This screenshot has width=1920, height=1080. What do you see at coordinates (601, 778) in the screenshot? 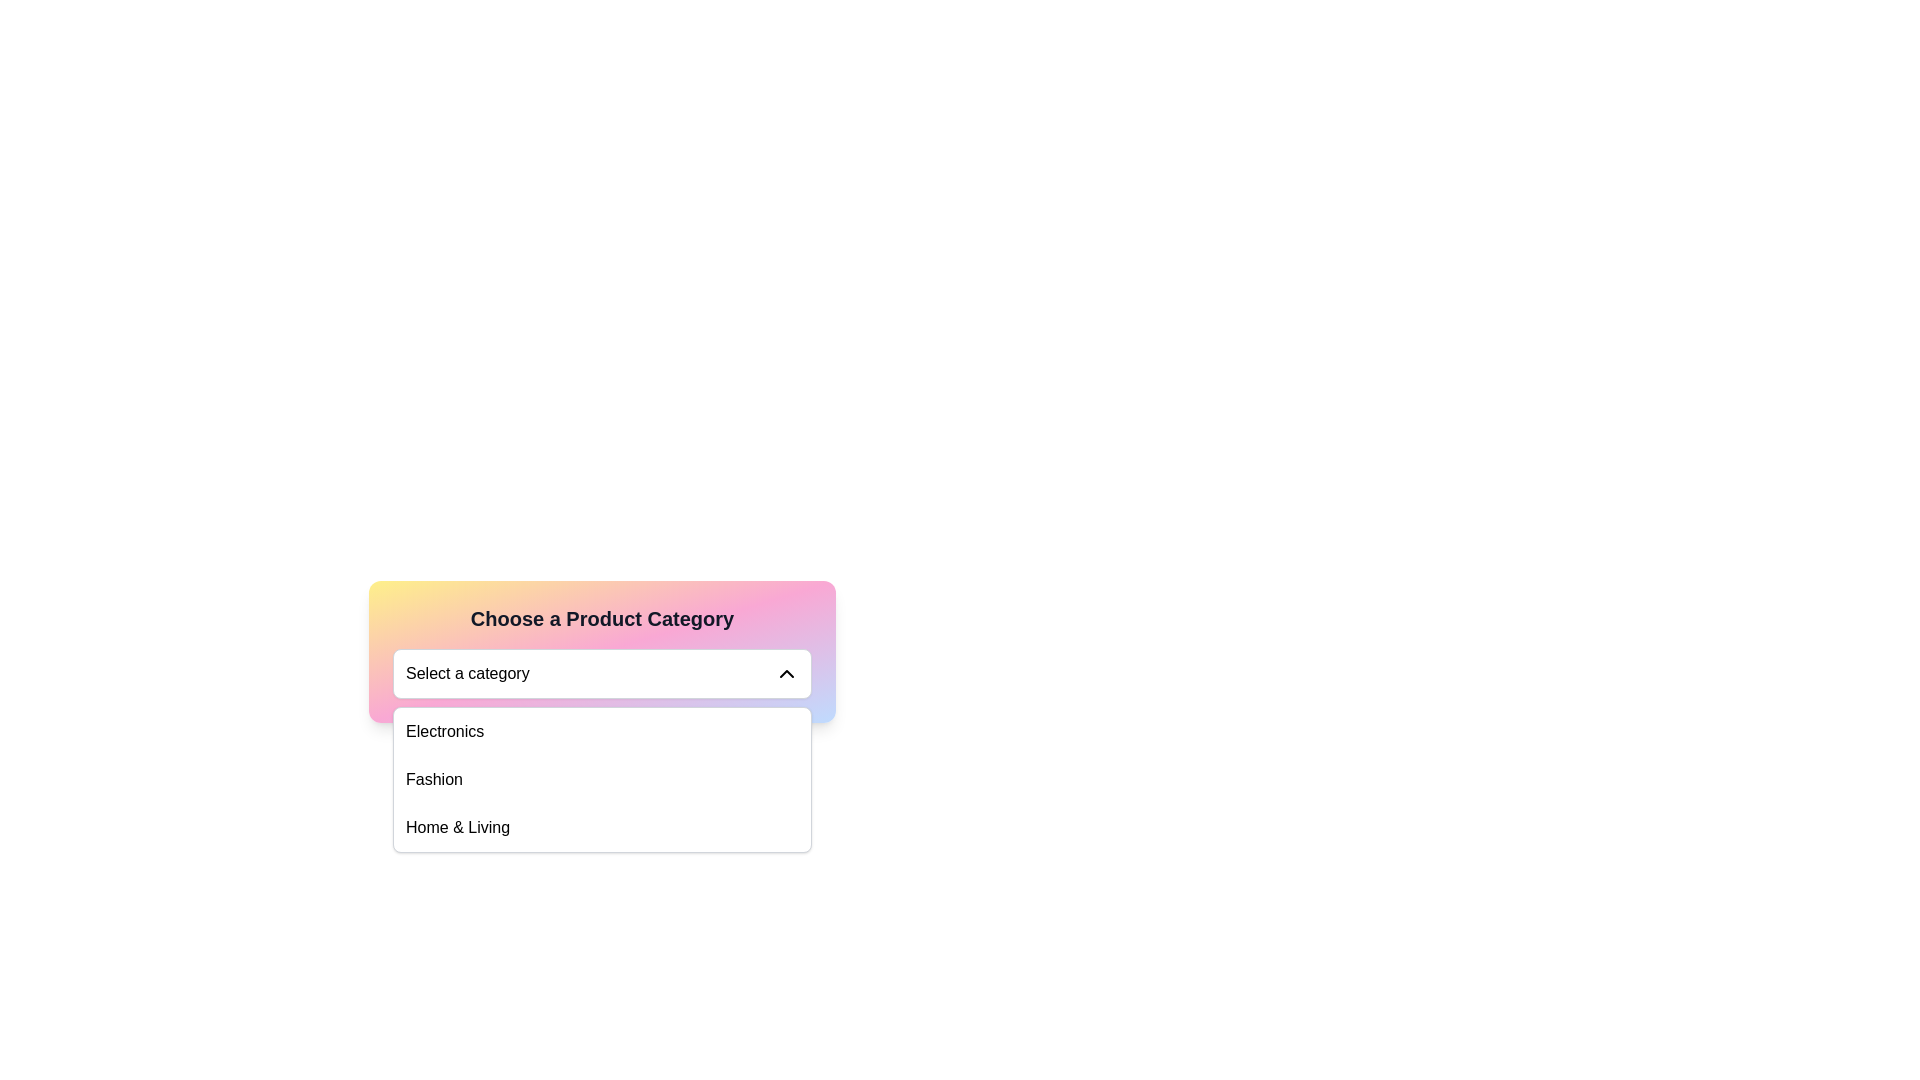
I see `to select the 'Fashion' category option in the dropdown menu located between 'Electronics' and 'Home & Living'` at bounding box center [601, 778].